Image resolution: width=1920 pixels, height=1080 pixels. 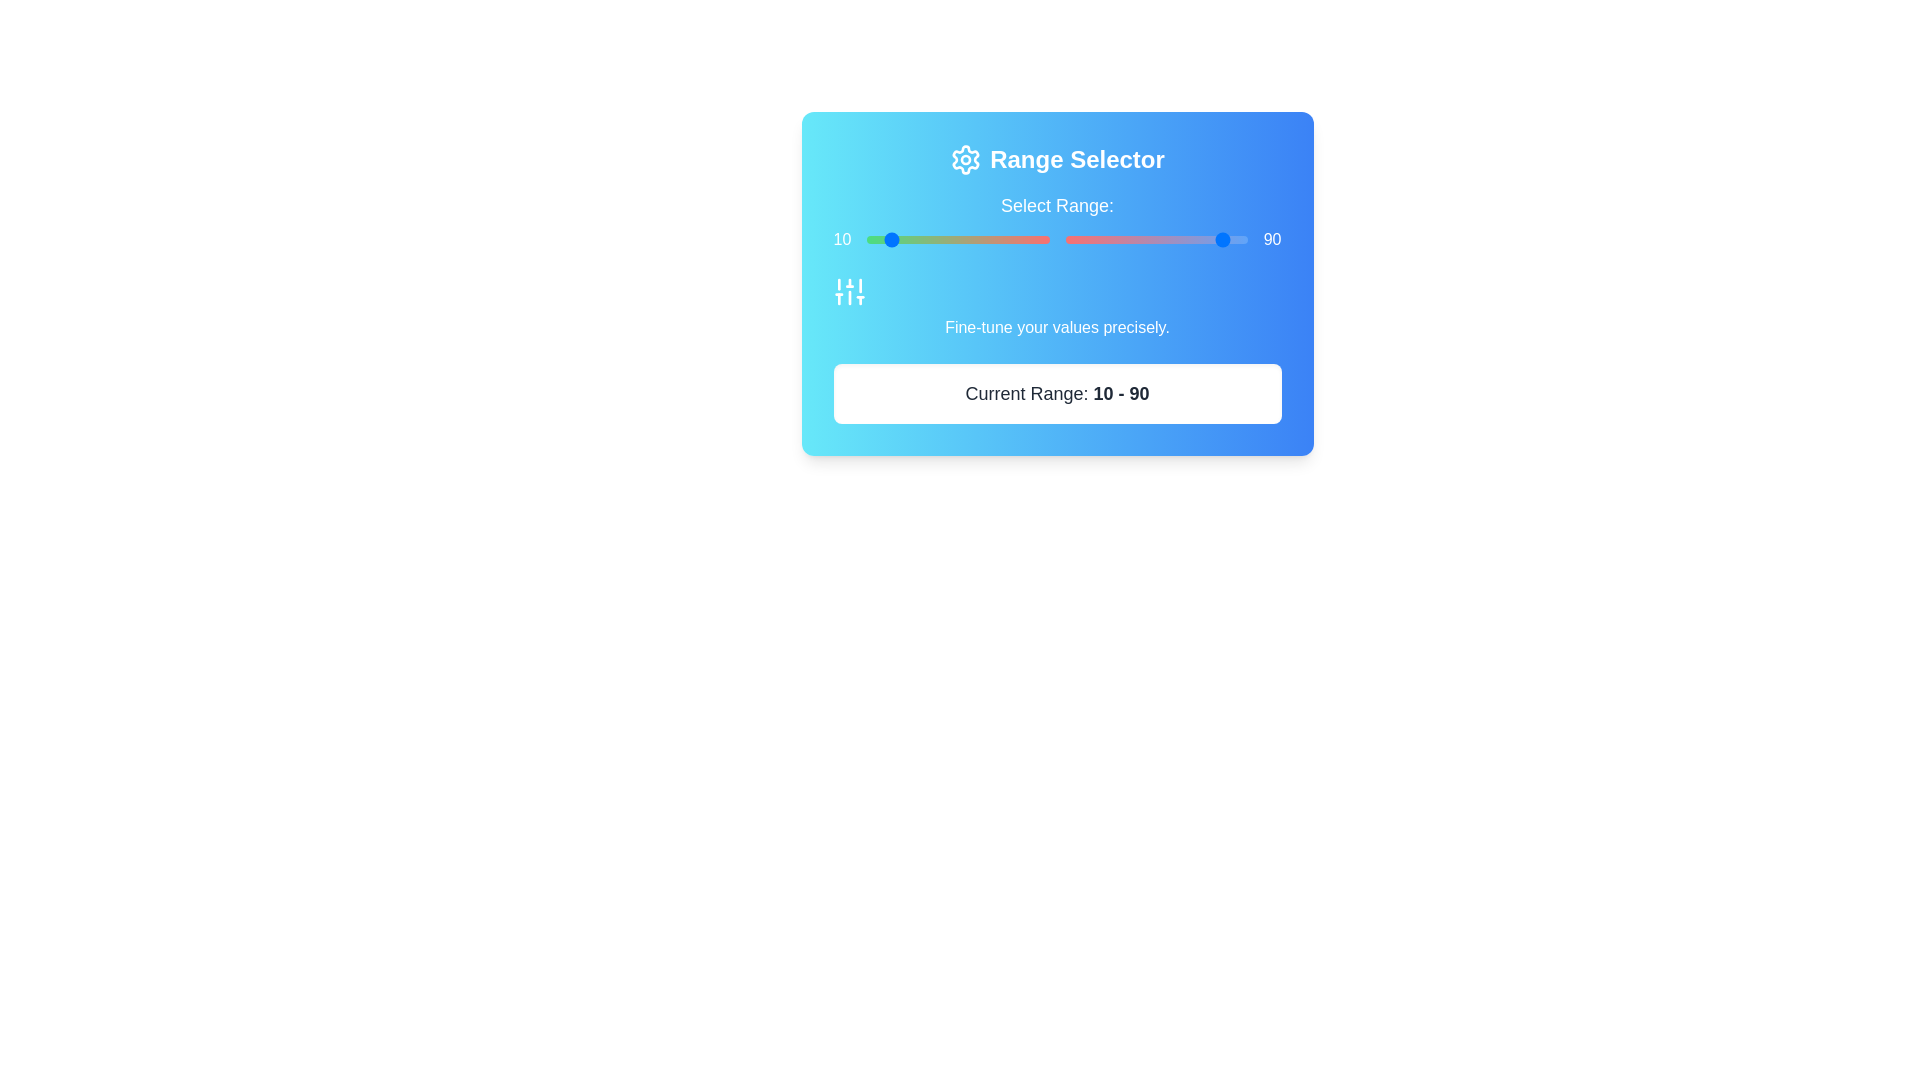 I want to click on the right range slider to set its value to 31, so click(x=1122, y=238).